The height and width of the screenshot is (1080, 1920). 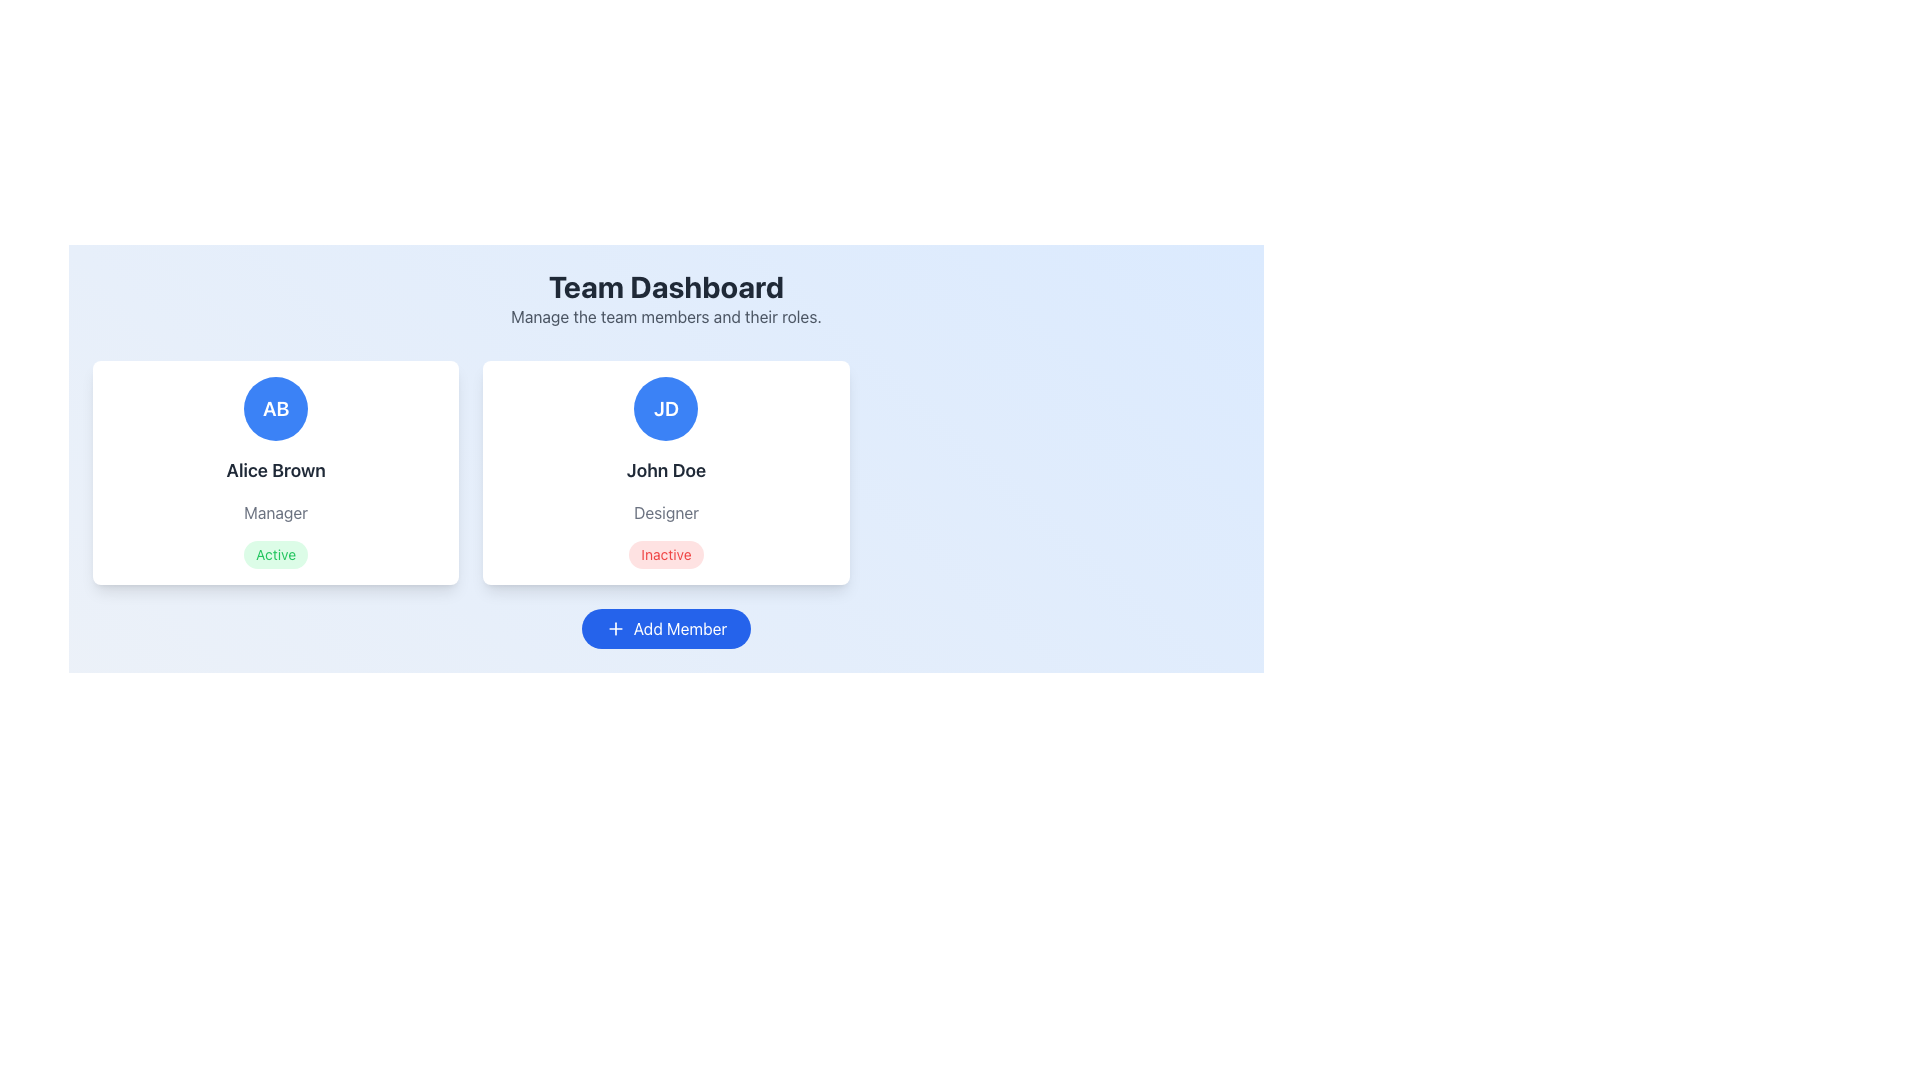 I want to click on the text label 'Manager' which is displayed in a subtle gray font, located beneath the name 'Alice Brown' and above the green tag 'Active', so click(x=275, y=512).